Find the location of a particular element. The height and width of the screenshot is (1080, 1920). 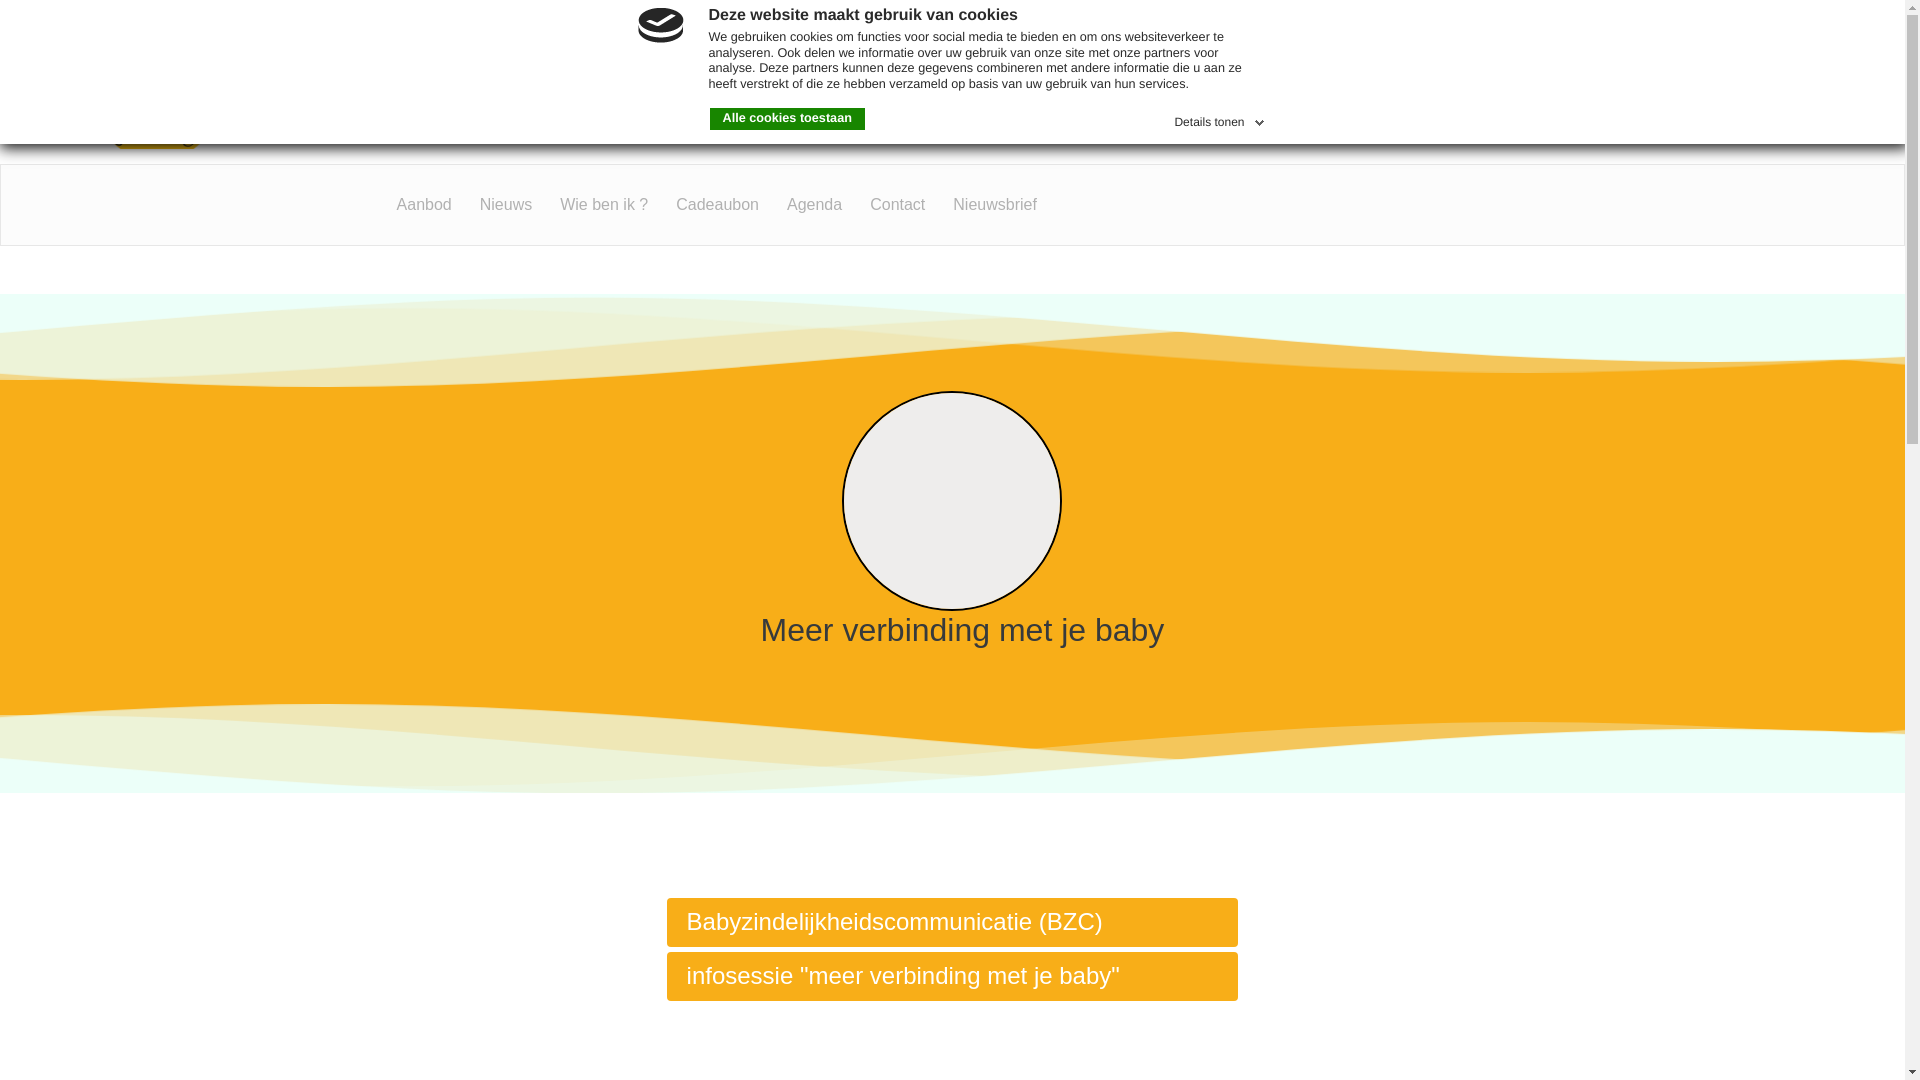

'Alle cookies toestaan' is located at coordinates (786, 119).